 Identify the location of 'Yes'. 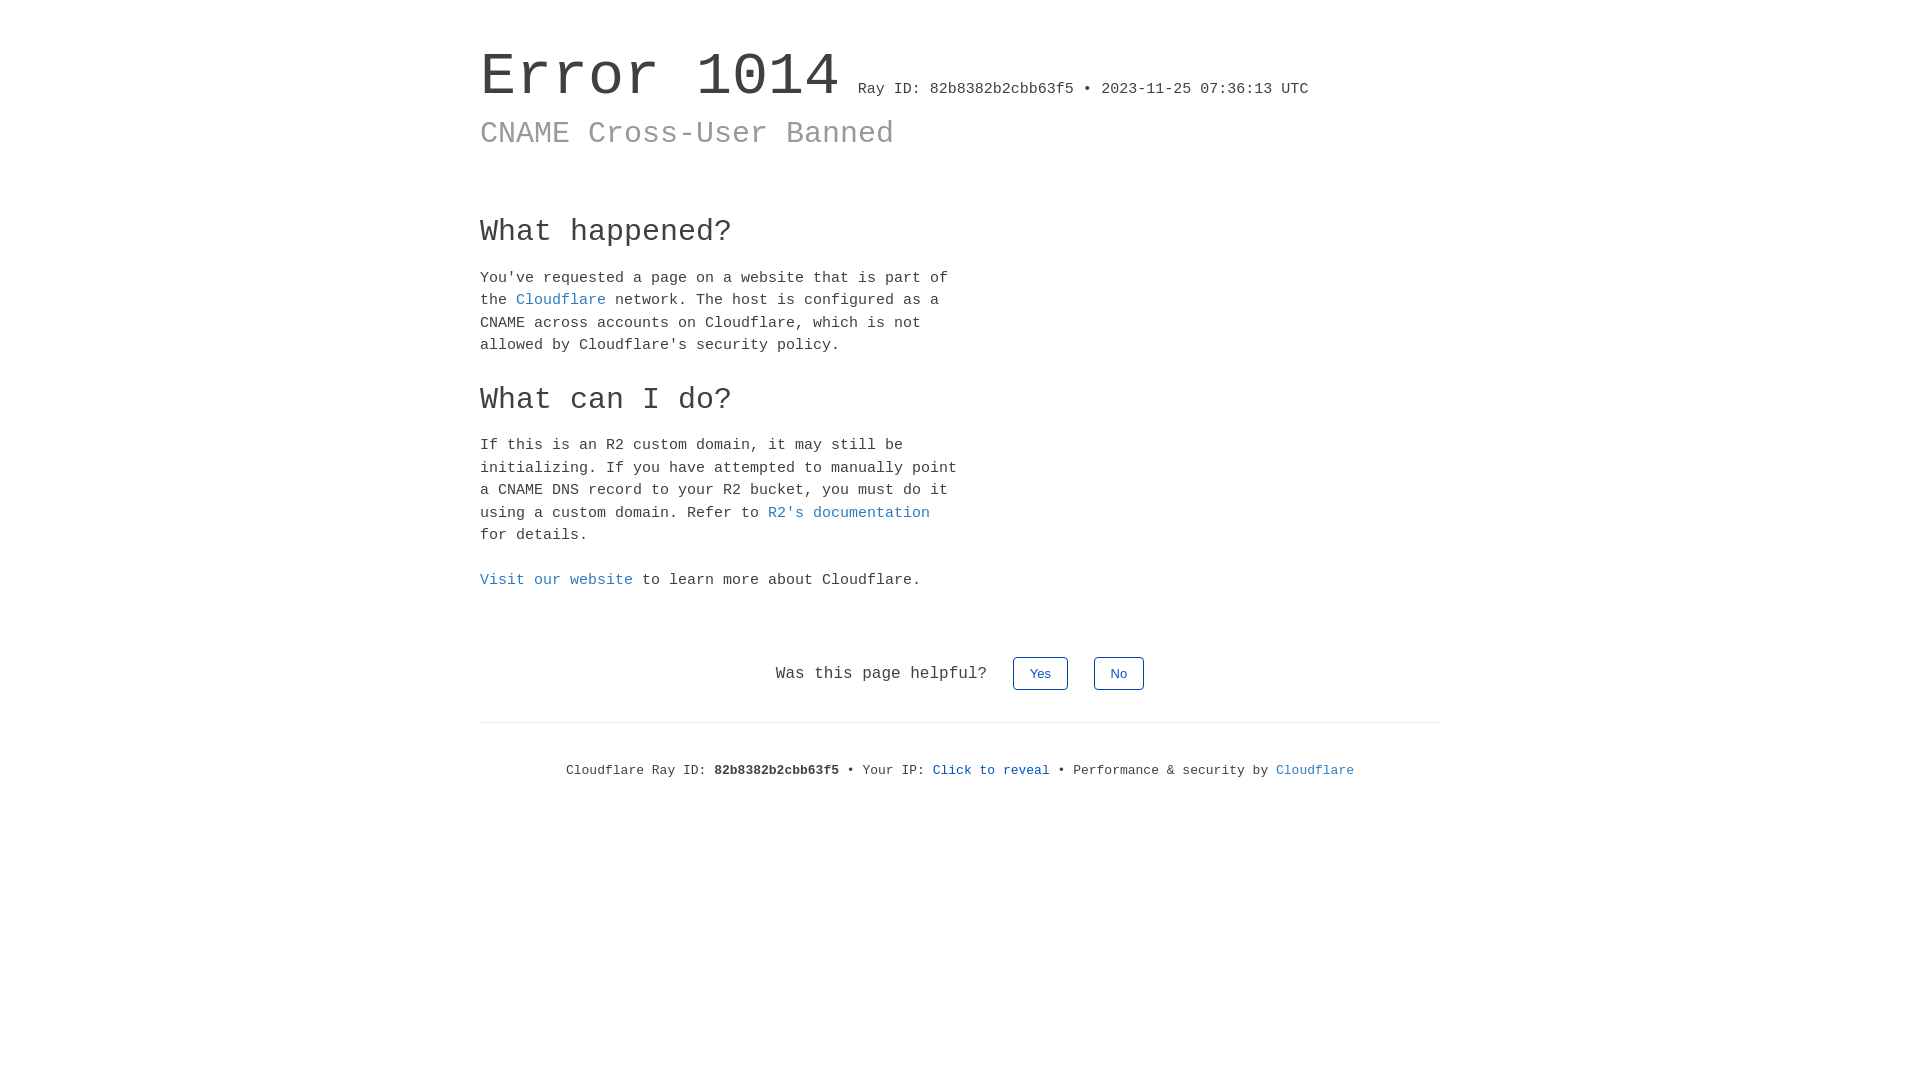
(1012, 672).